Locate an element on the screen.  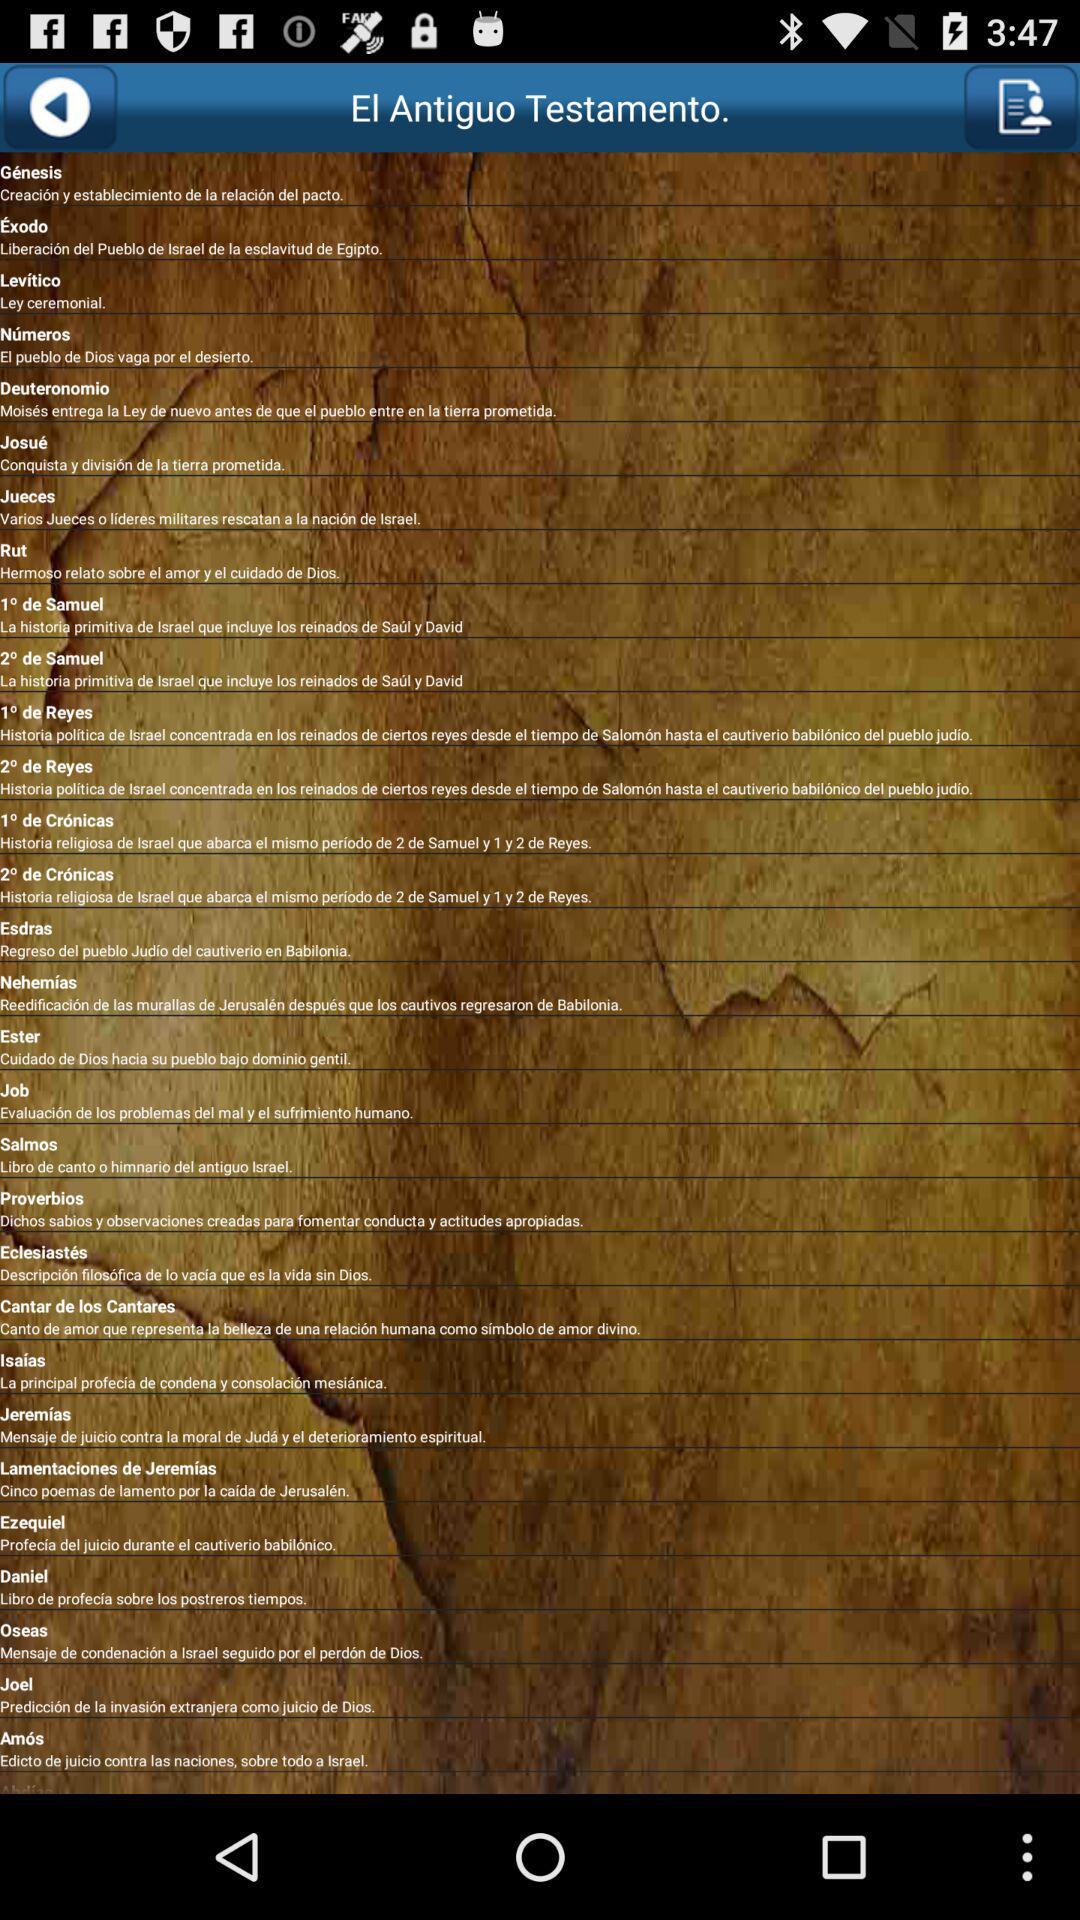
the daniel is located at coordinates (540, 1570).